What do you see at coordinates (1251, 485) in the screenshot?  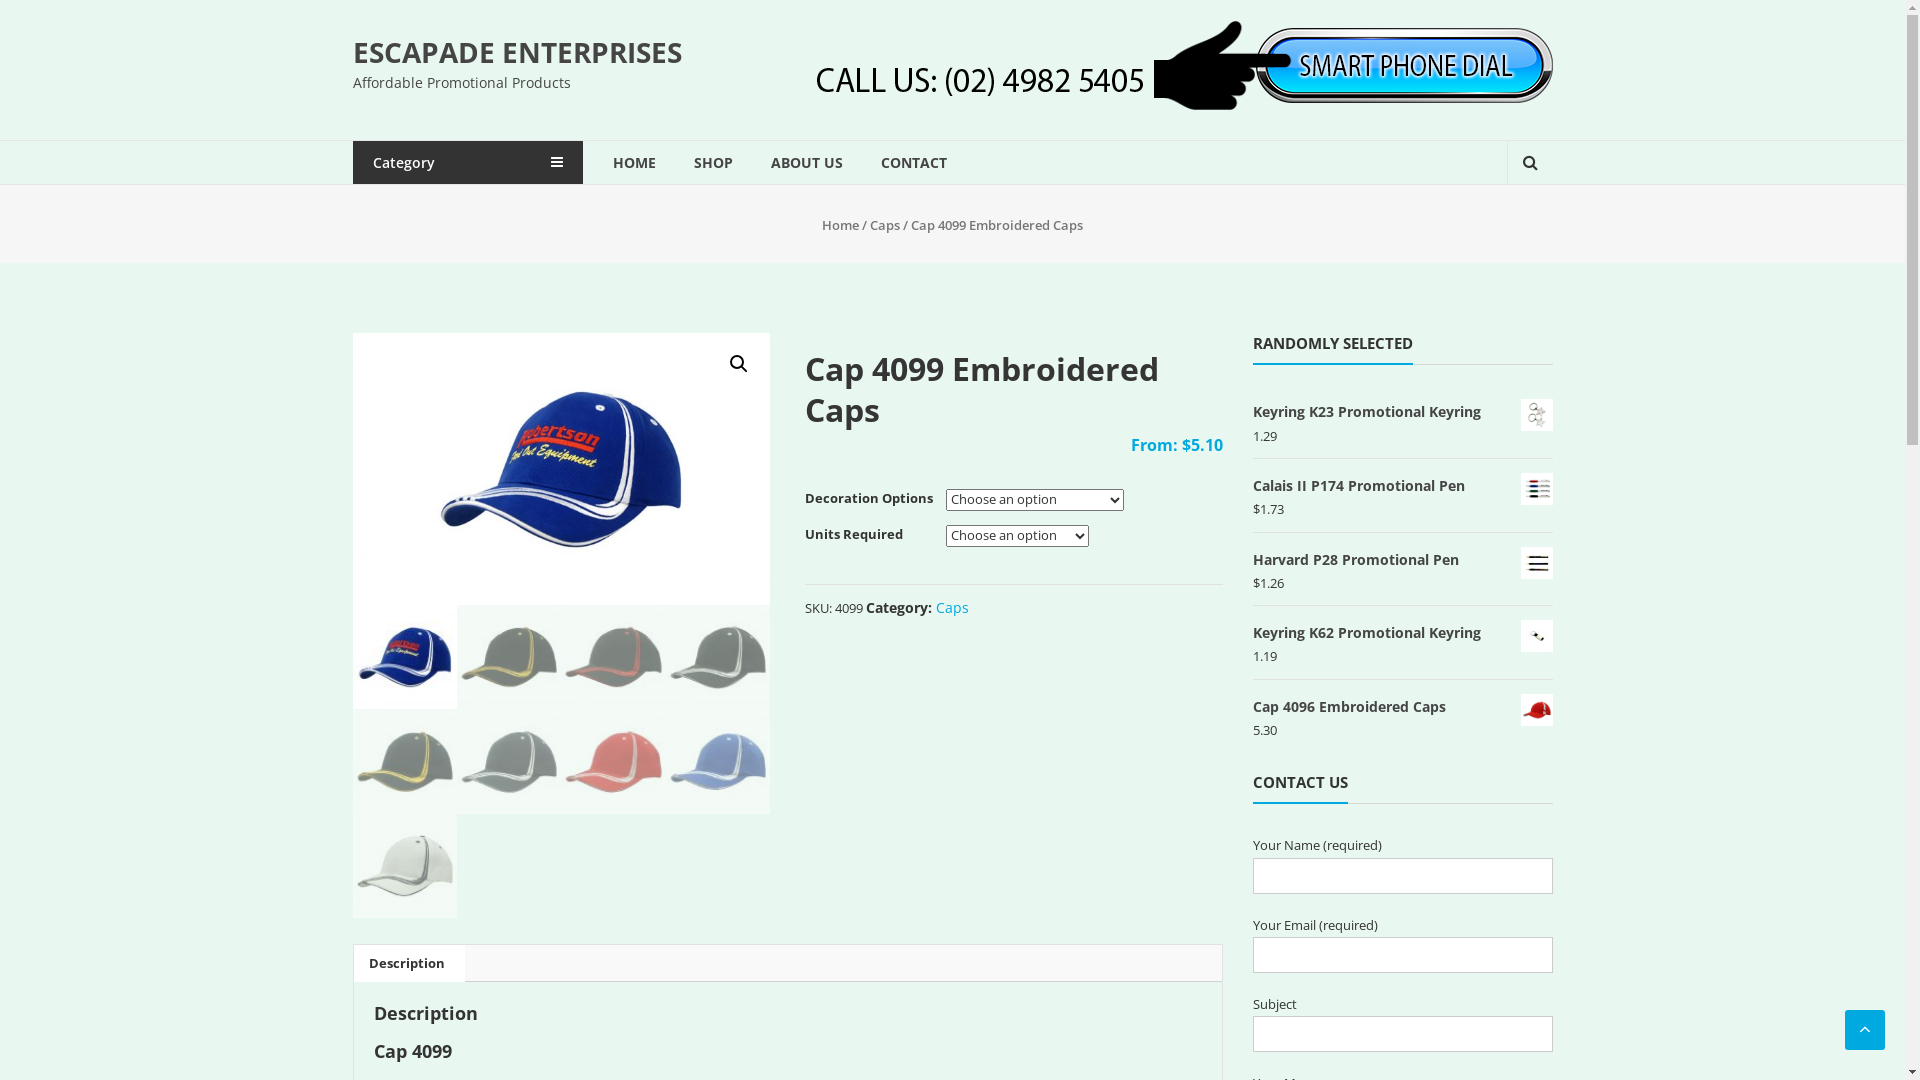 I see `'Calais II P174 Promotional Pen'` at bounding box center [1251, 485].